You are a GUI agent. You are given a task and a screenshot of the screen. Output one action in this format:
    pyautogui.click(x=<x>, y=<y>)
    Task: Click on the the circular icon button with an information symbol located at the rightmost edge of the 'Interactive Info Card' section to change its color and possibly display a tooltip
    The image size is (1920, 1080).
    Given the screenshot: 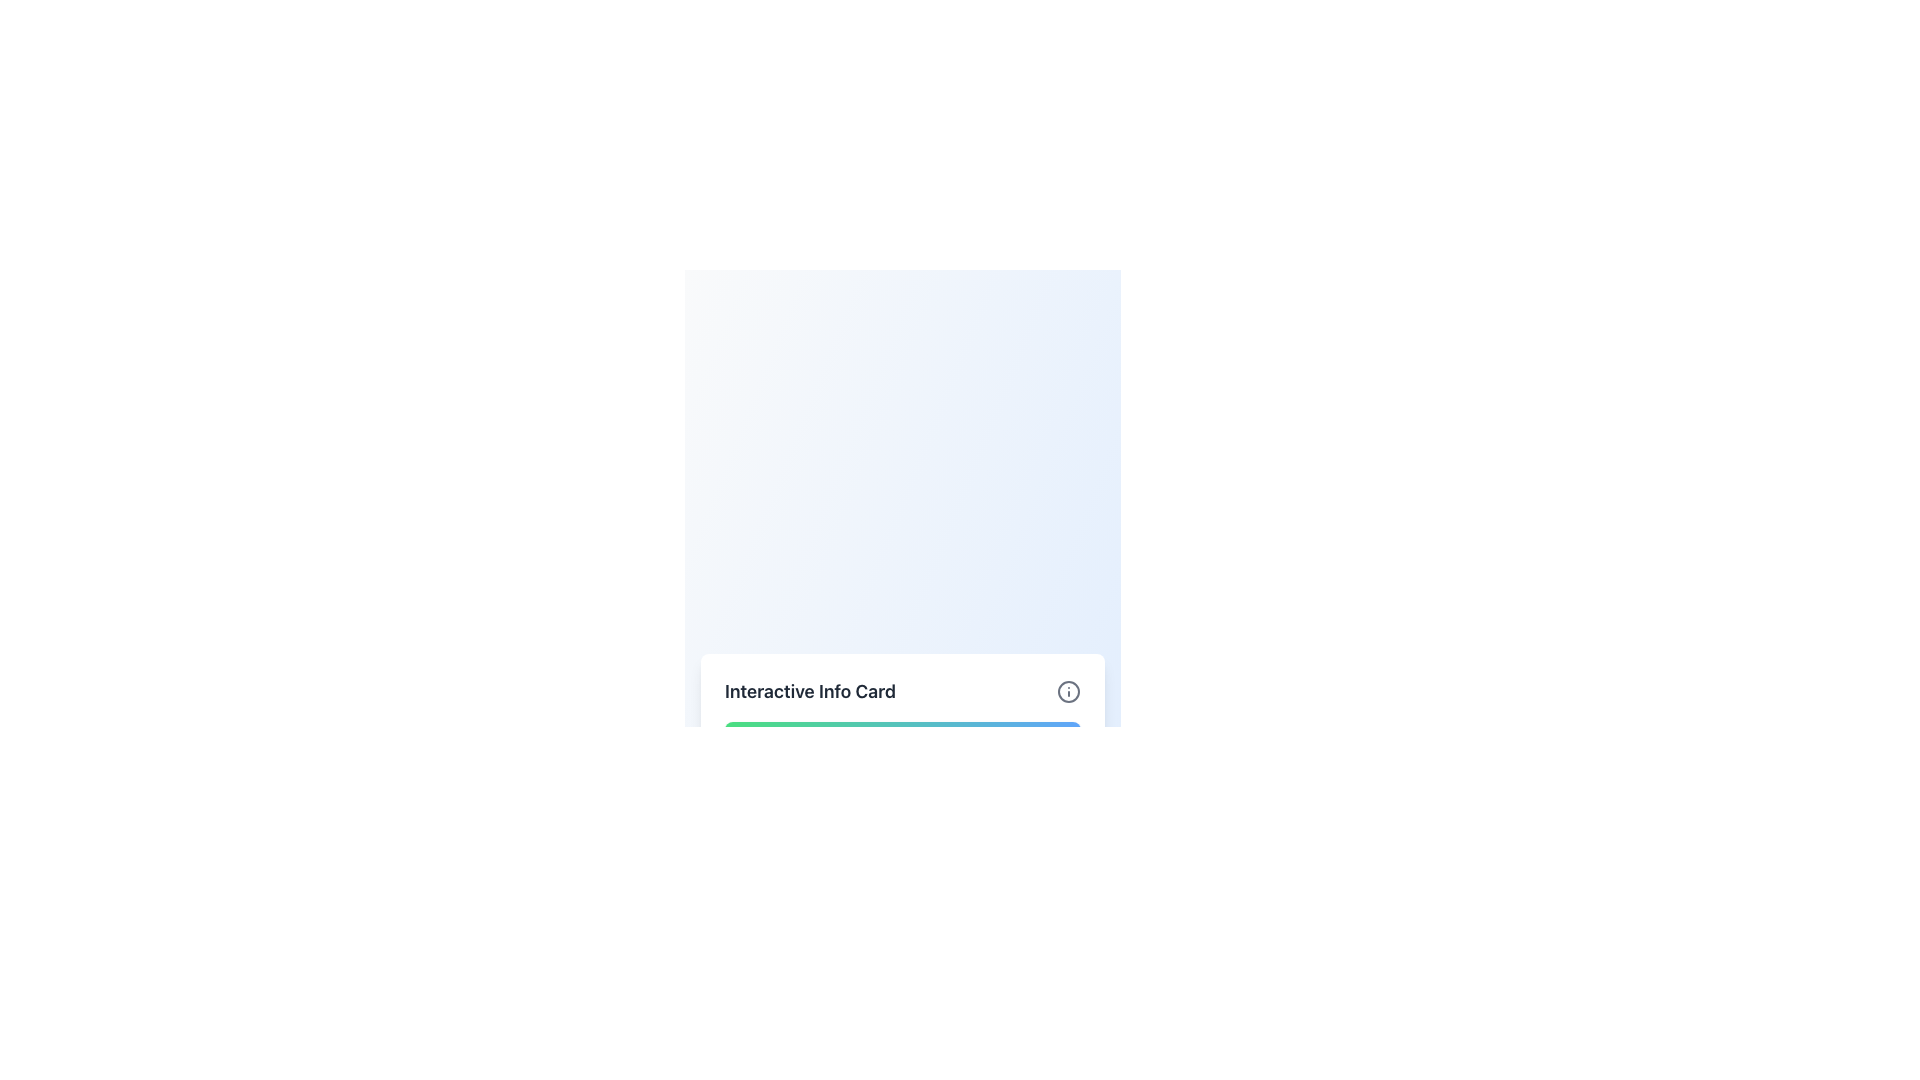 What is the action you would take?
    pyautogui.click(x=1068, y=690)
    